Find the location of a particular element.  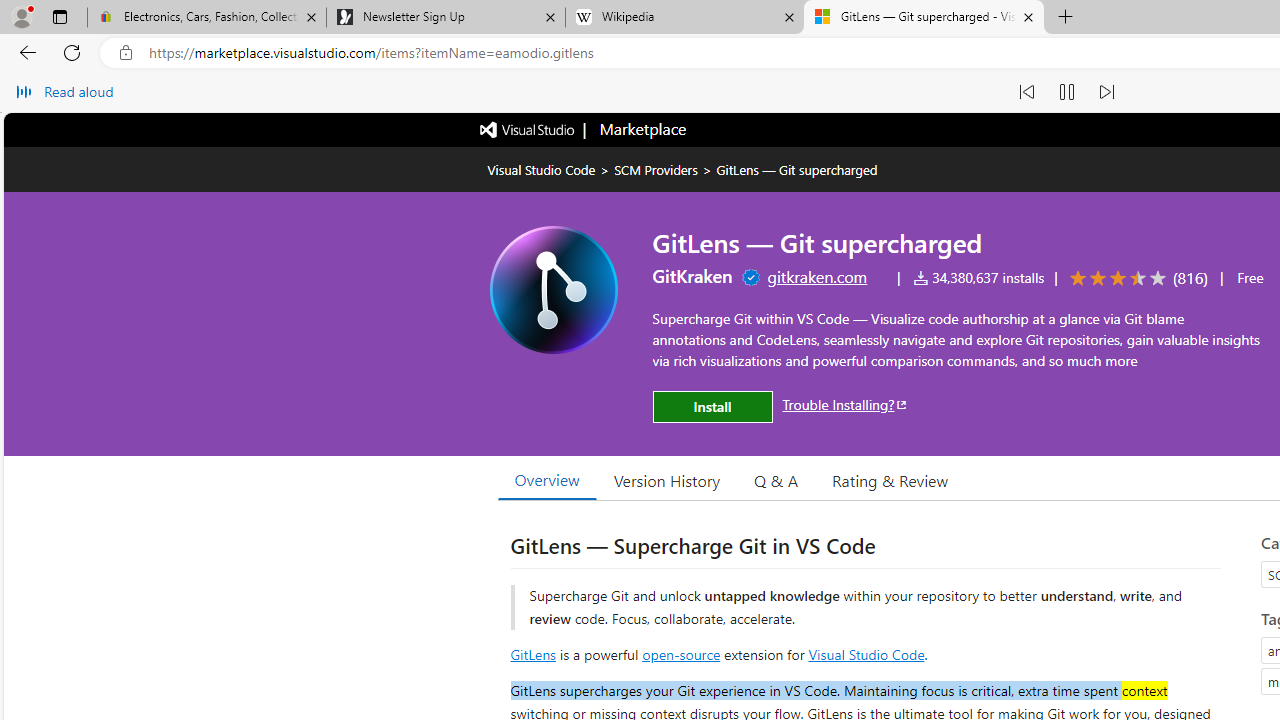

'Read previous paragraph' is located at coordinates (1026, 92).